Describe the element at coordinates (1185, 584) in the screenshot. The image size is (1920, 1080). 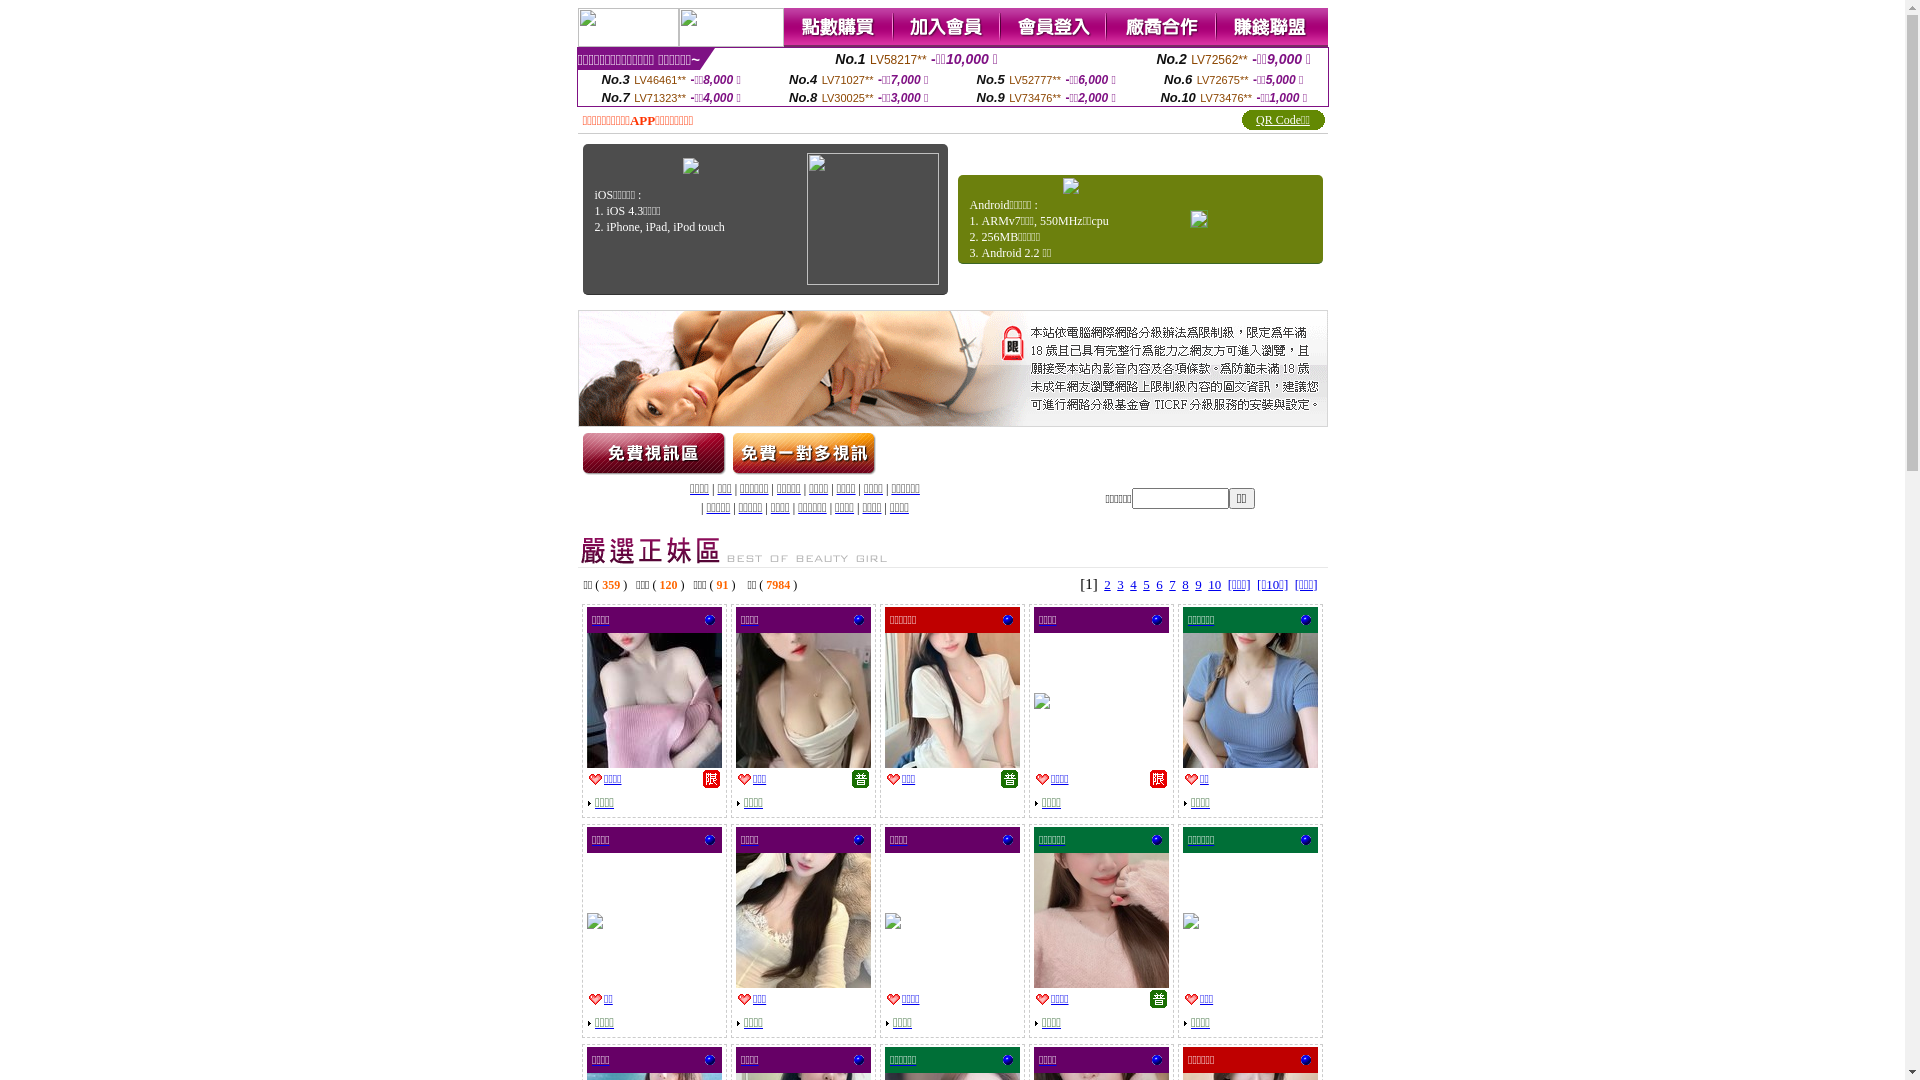
I see `'8'` at that location.